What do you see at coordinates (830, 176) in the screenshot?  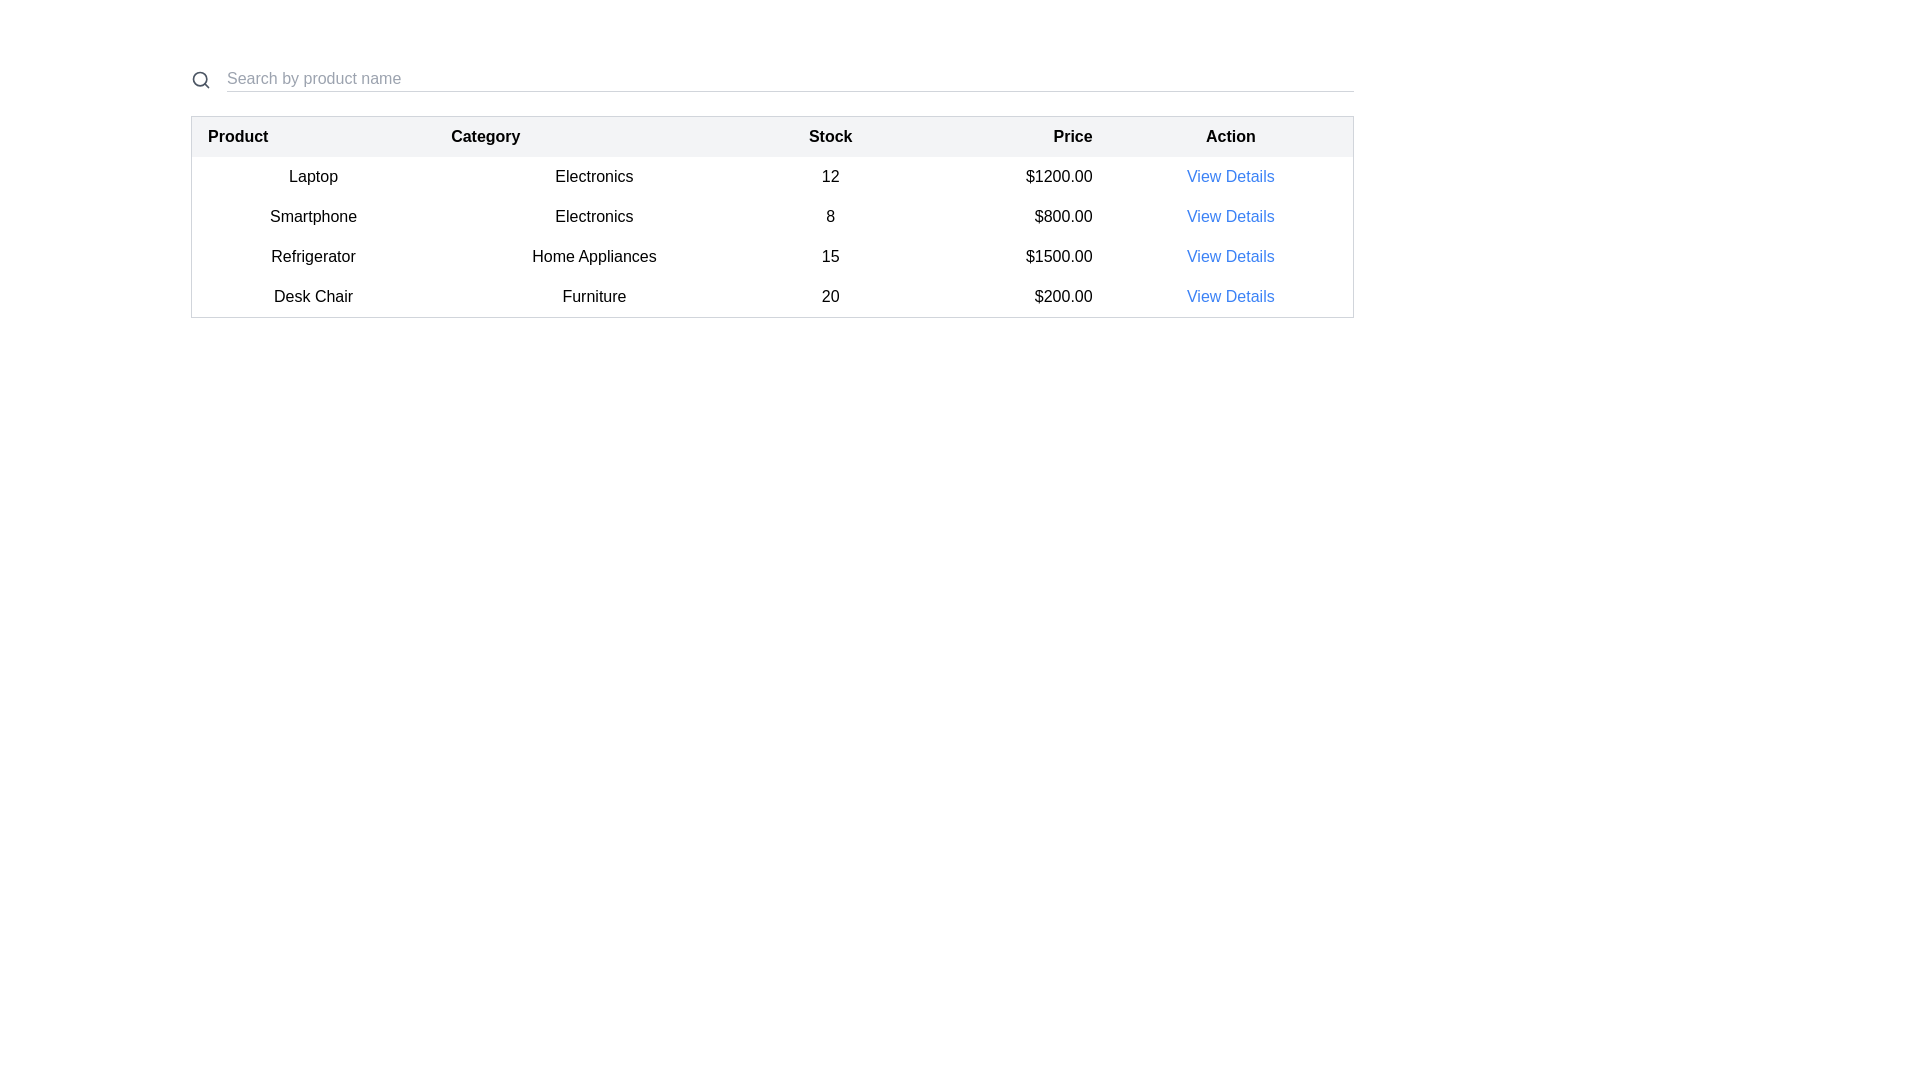 I see `the table cell displaying the stock quantity of the 'Laptop' product located in the third column under the 'Stock' header` at bounding box center [830, 176].